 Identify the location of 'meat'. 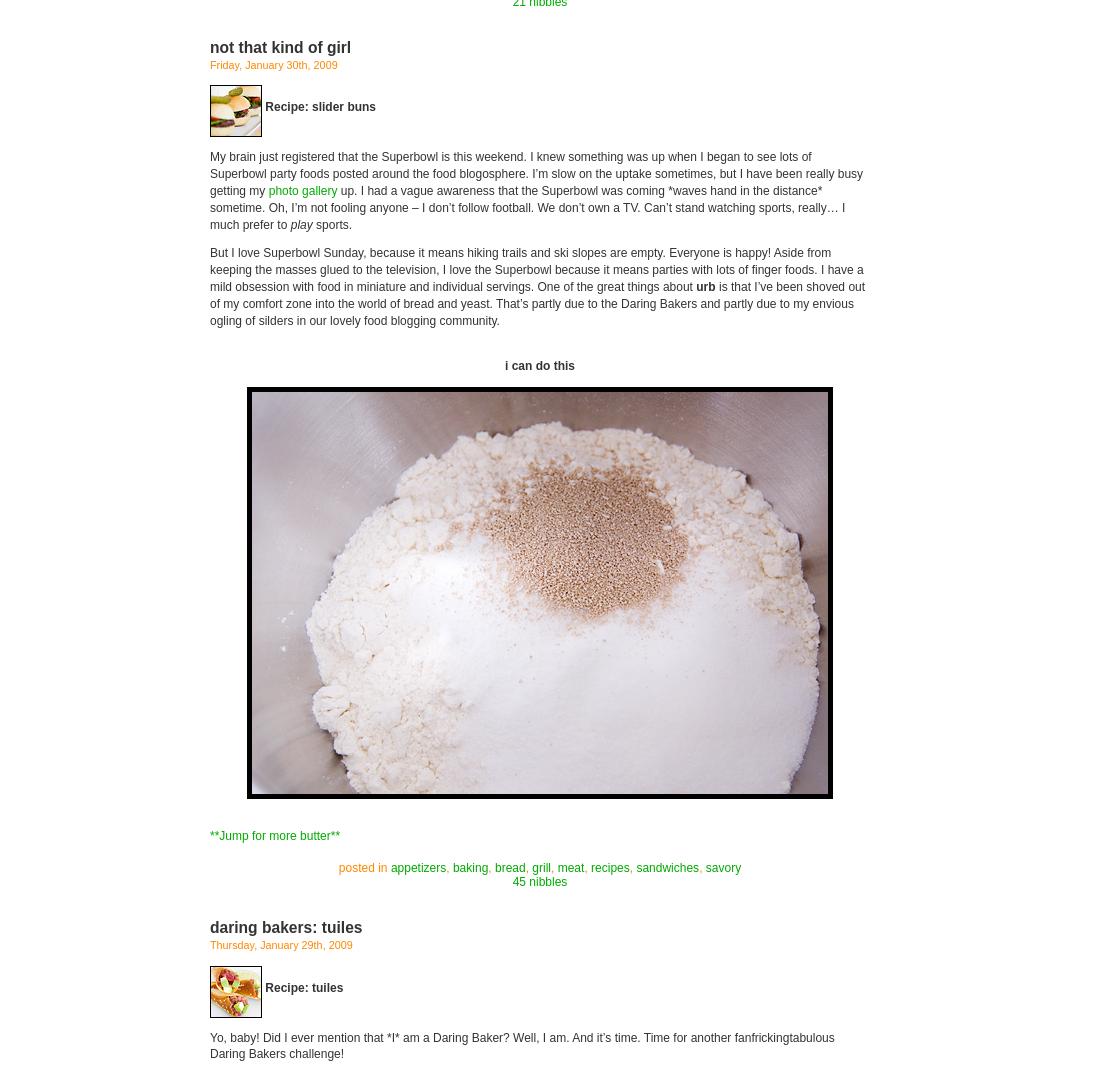
(556, 867).